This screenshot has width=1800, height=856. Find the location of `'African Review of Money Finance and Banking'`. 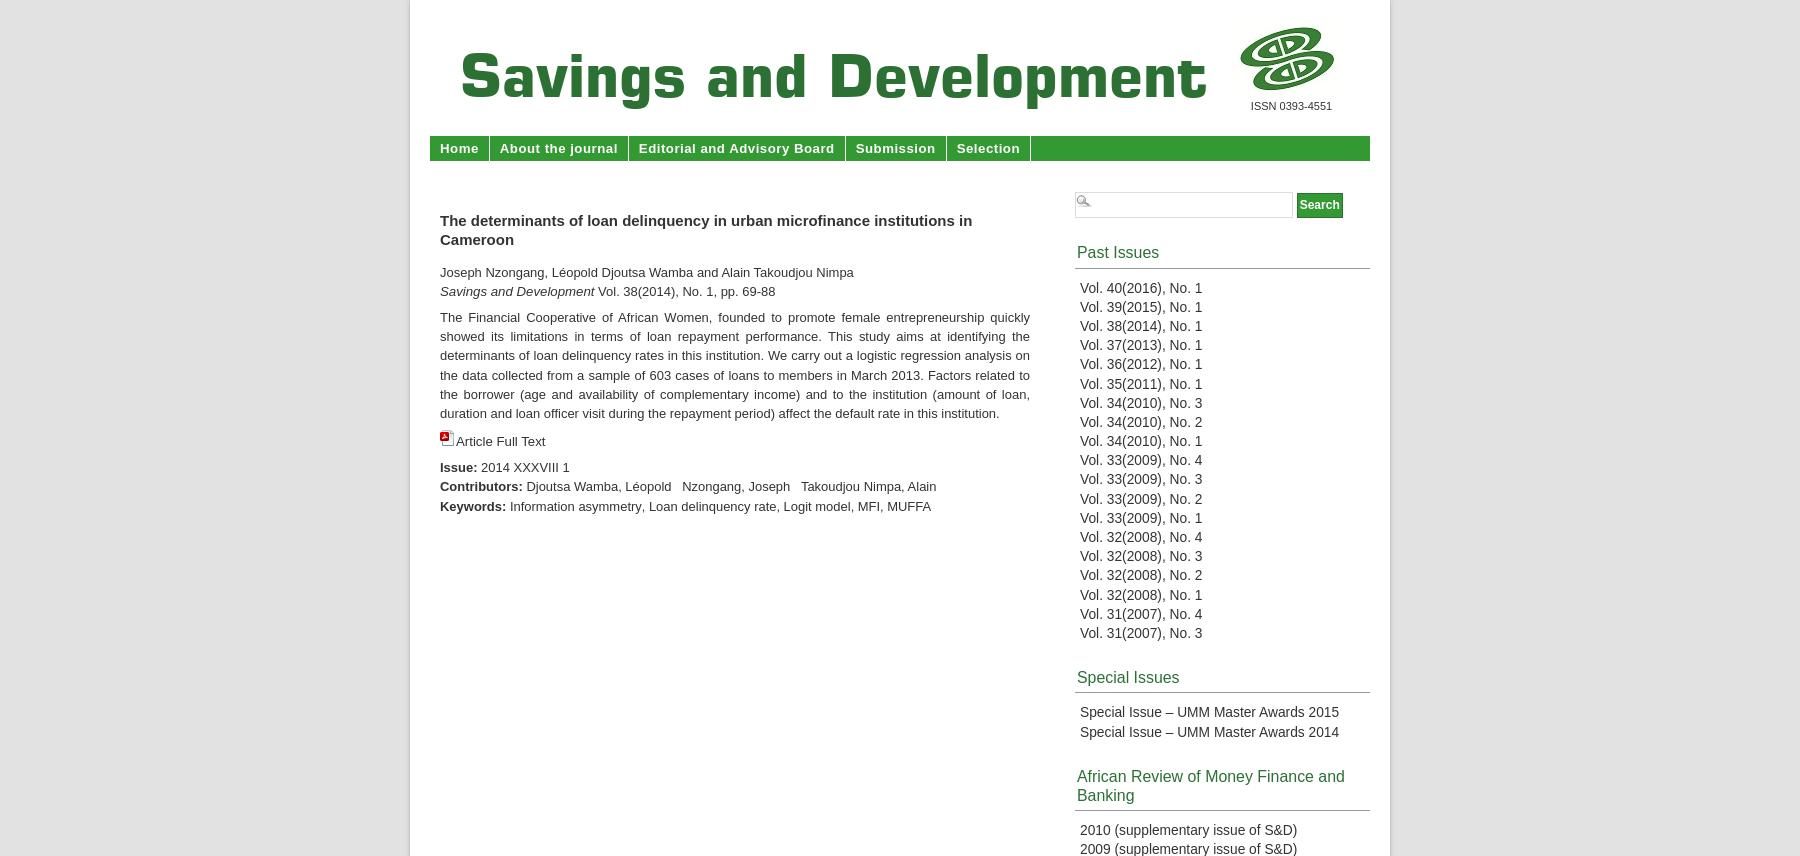

'African Review of Money Finance and Banking' is located at coordinates (1209, 785).